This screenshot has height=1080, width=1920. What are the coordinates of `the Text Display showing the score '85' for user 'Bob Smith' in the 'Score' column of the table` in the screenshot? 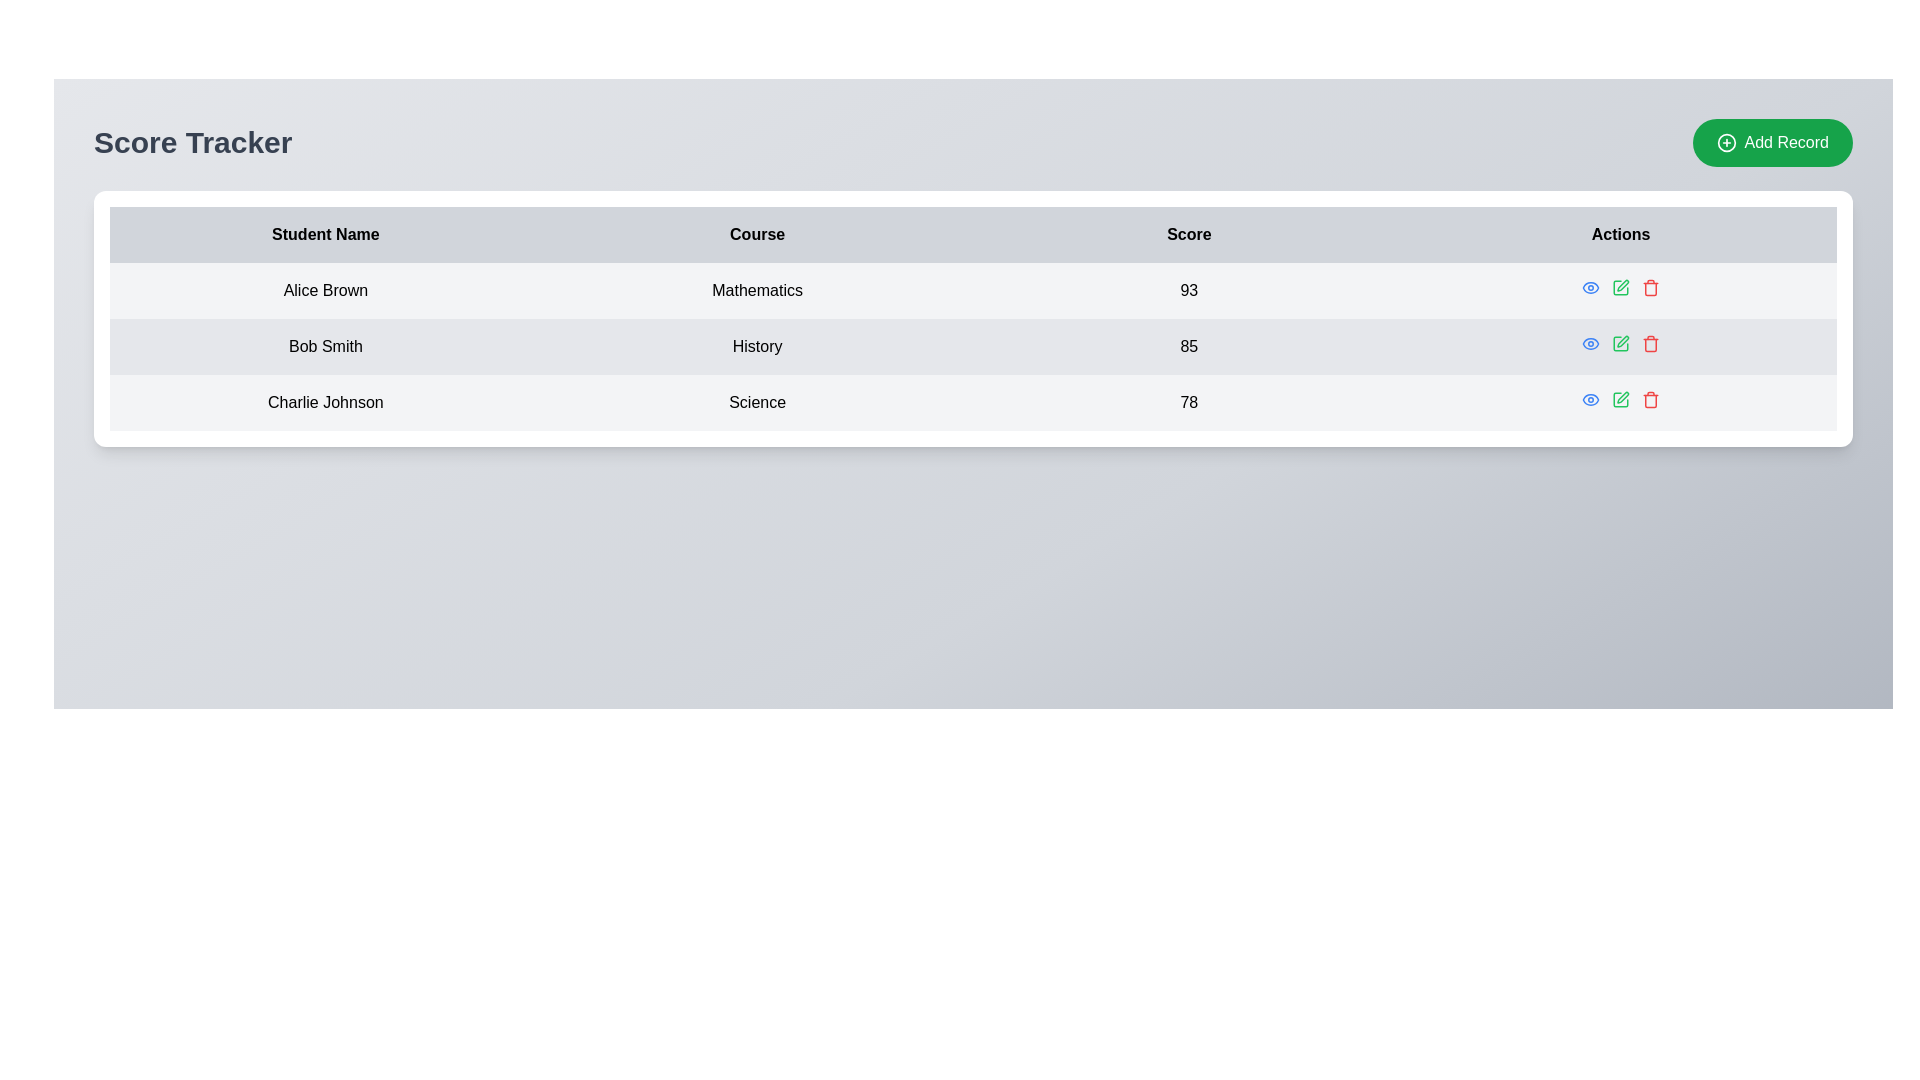 It's located at (1189, 346).